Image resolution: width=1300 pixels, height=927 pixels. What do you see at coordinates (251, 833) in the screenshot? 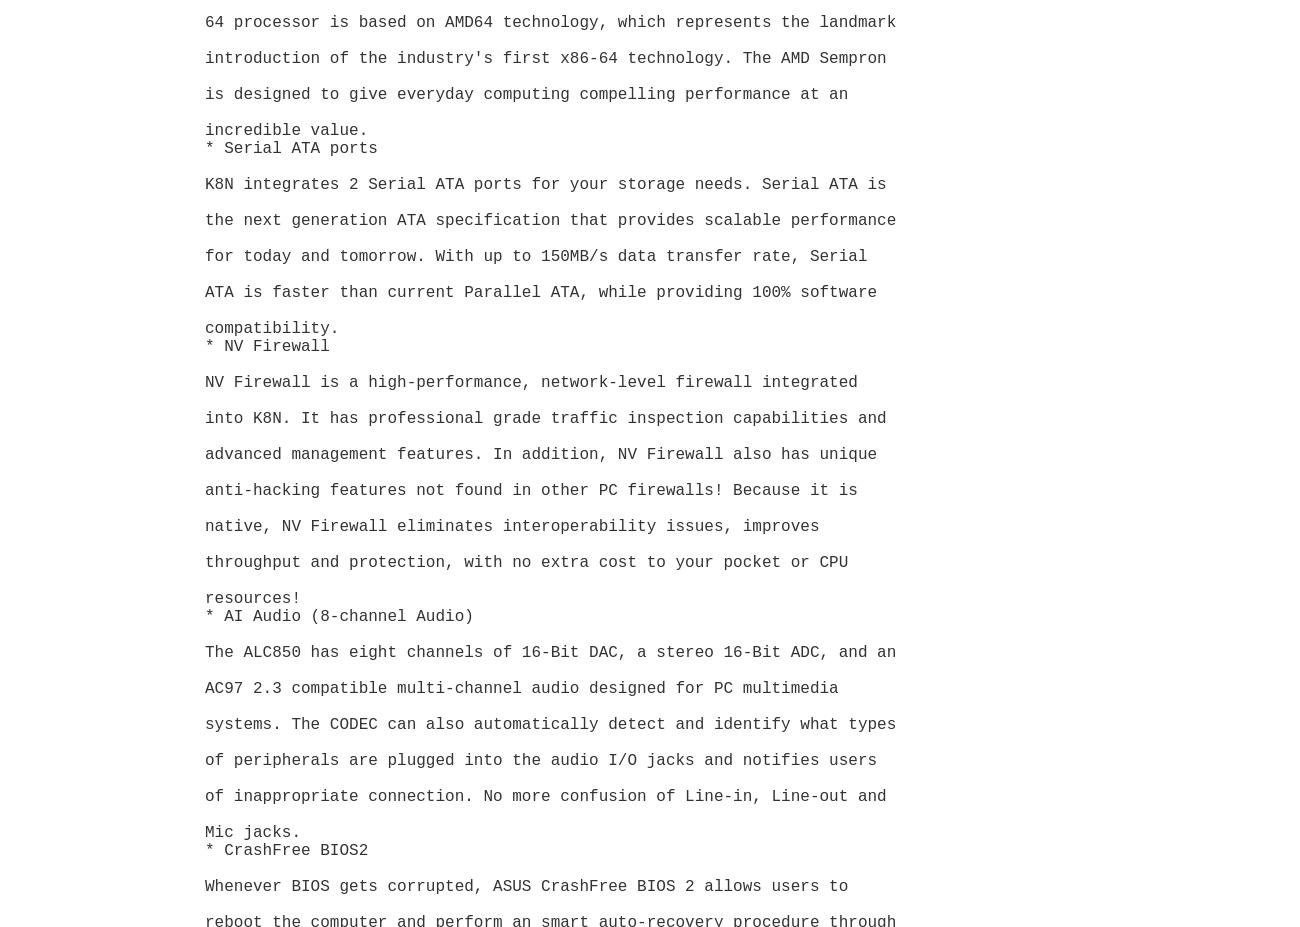
I see `'Mic jacks.'` at bounding box center [251, 833].